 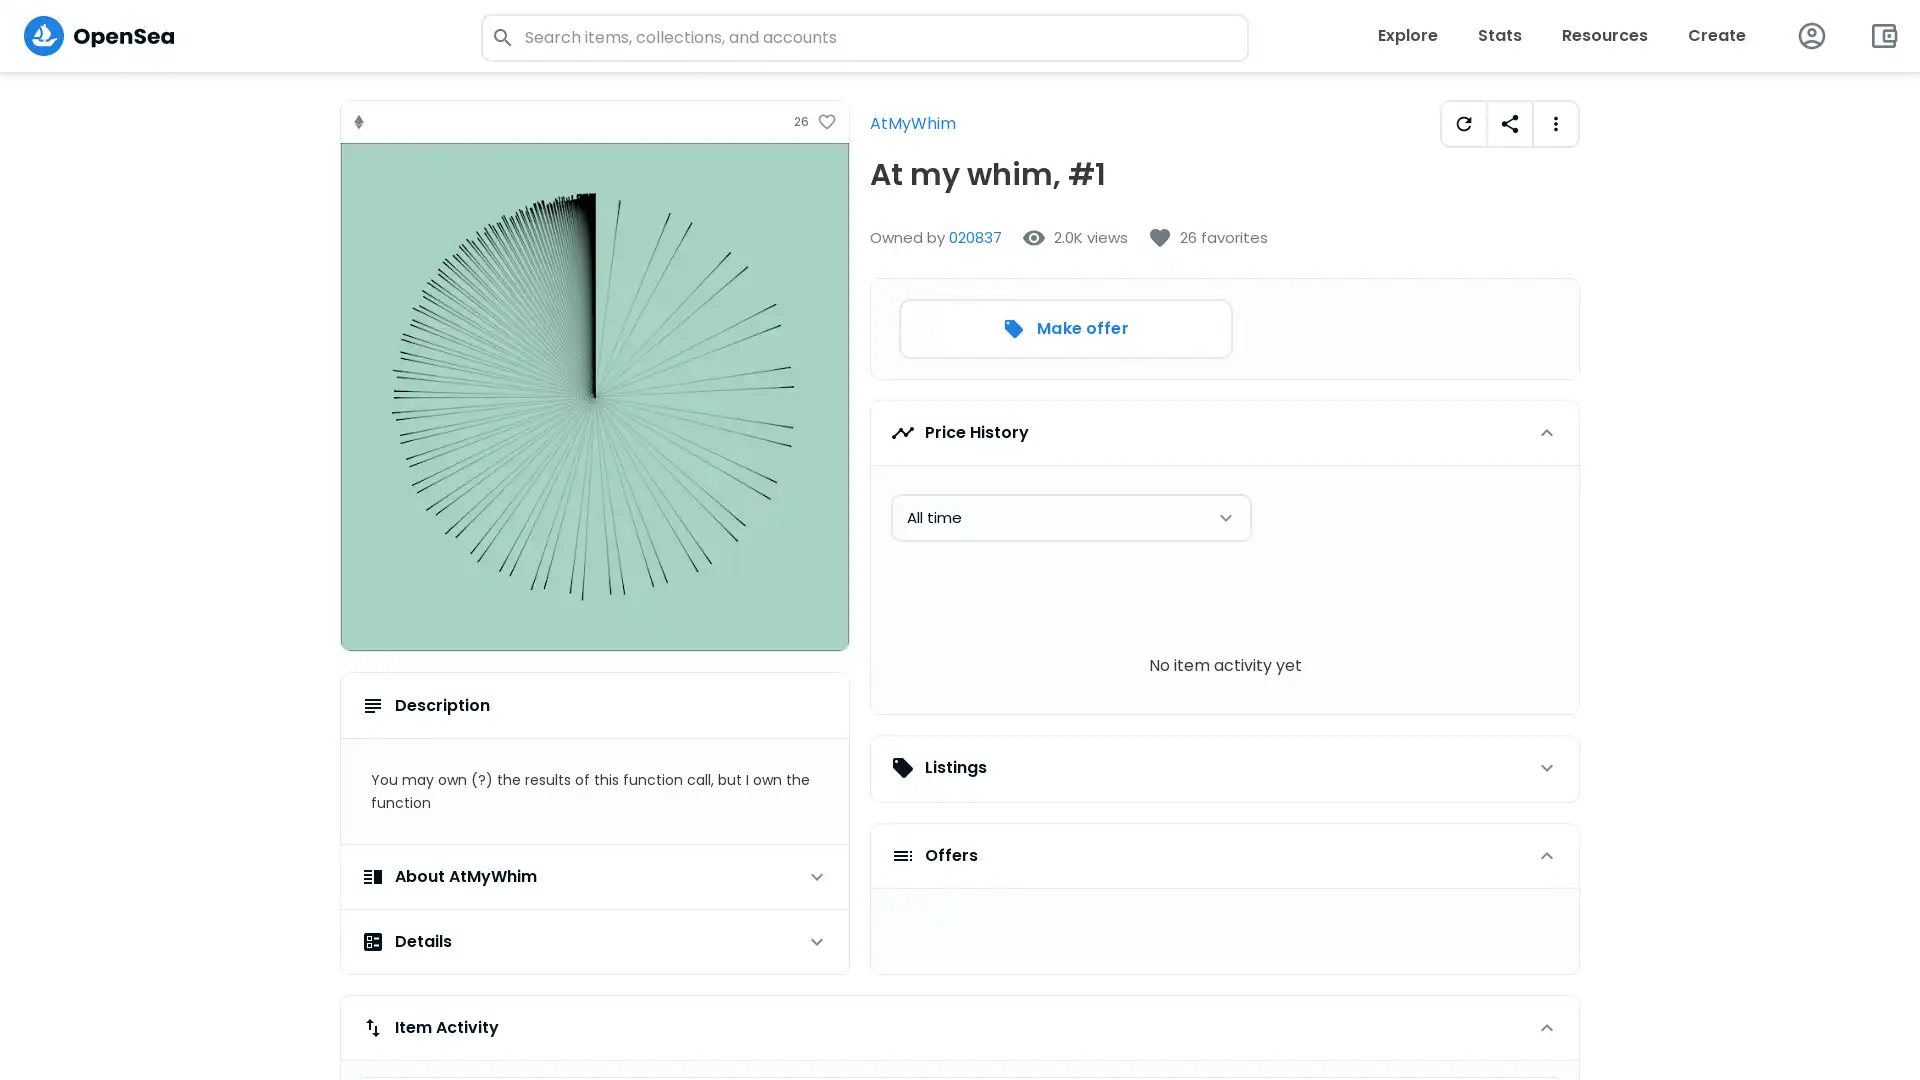 What do you see at coordinates (1223, 431) in the screenshot?
I see `Price History` at bounding box center [1223, 431].